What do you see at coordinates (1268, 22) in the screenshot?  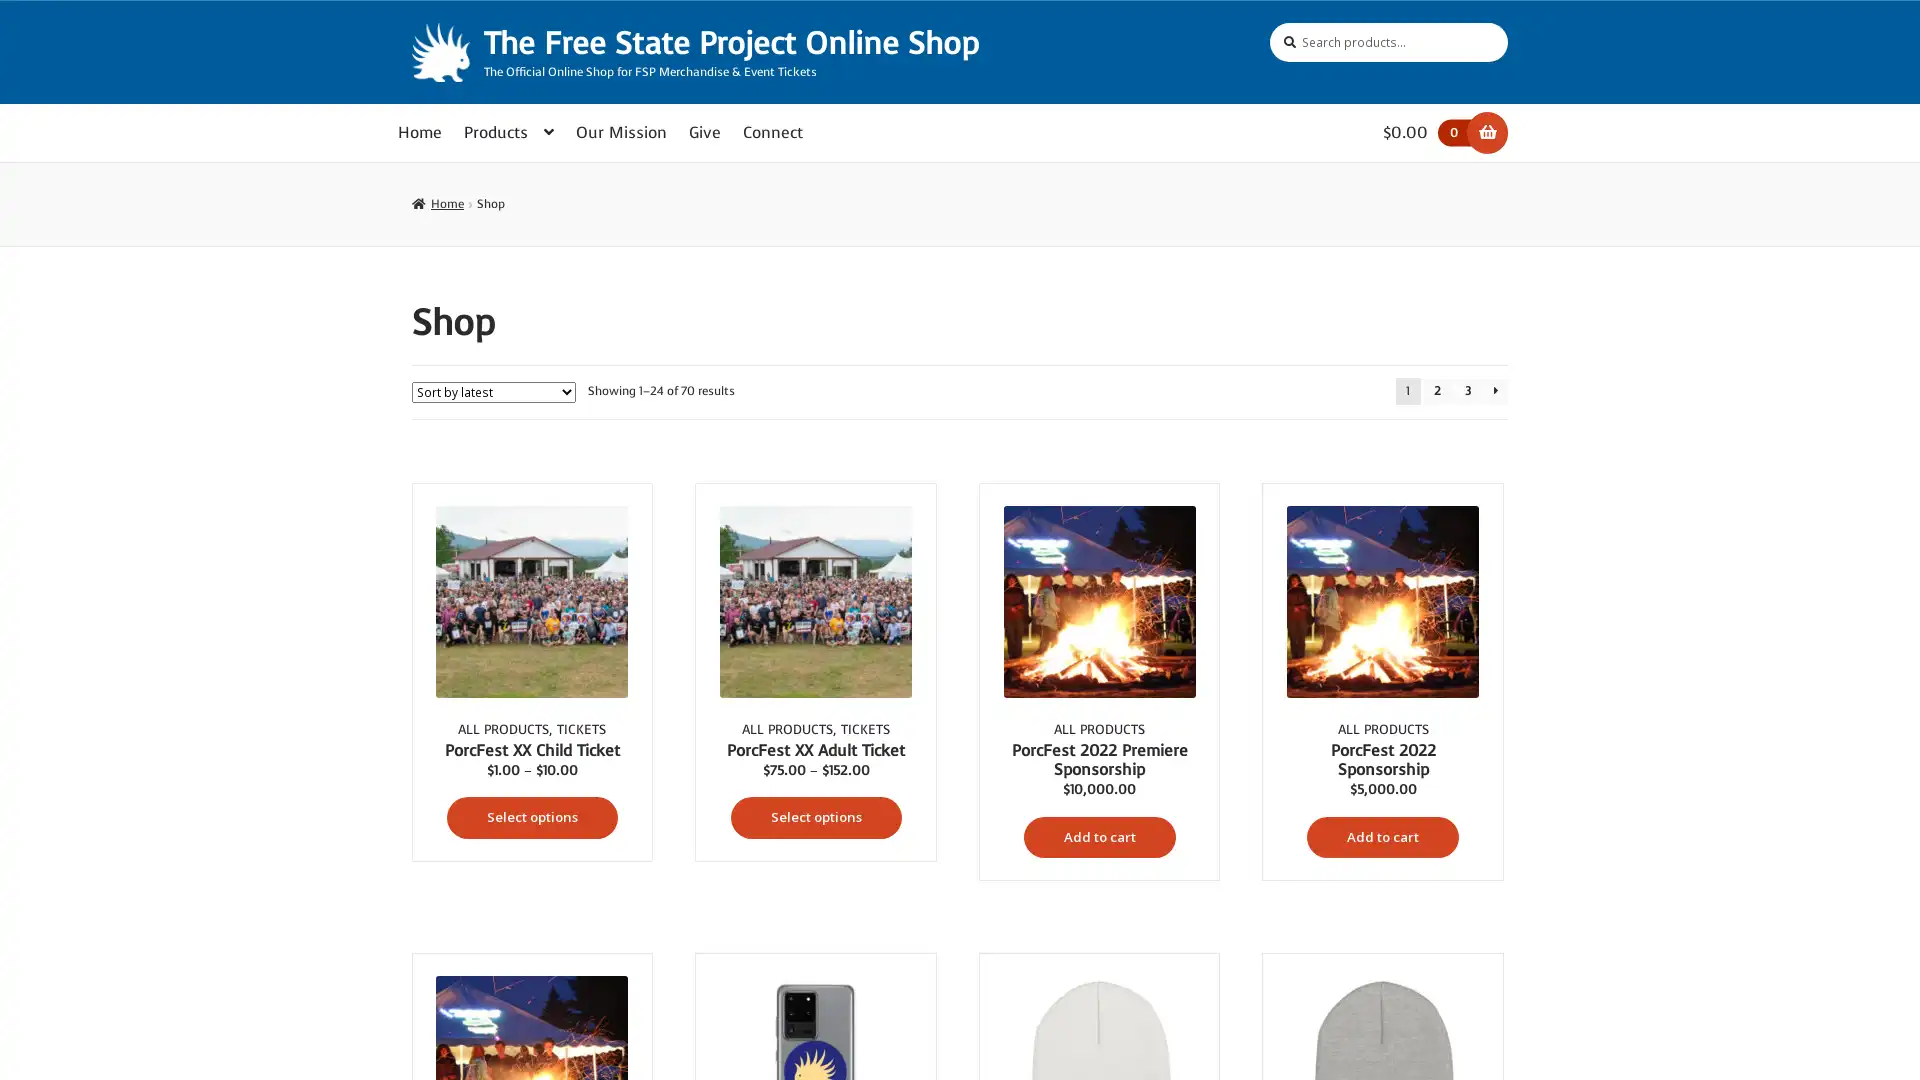 I see `Search` at bounding box center [1268, 22].